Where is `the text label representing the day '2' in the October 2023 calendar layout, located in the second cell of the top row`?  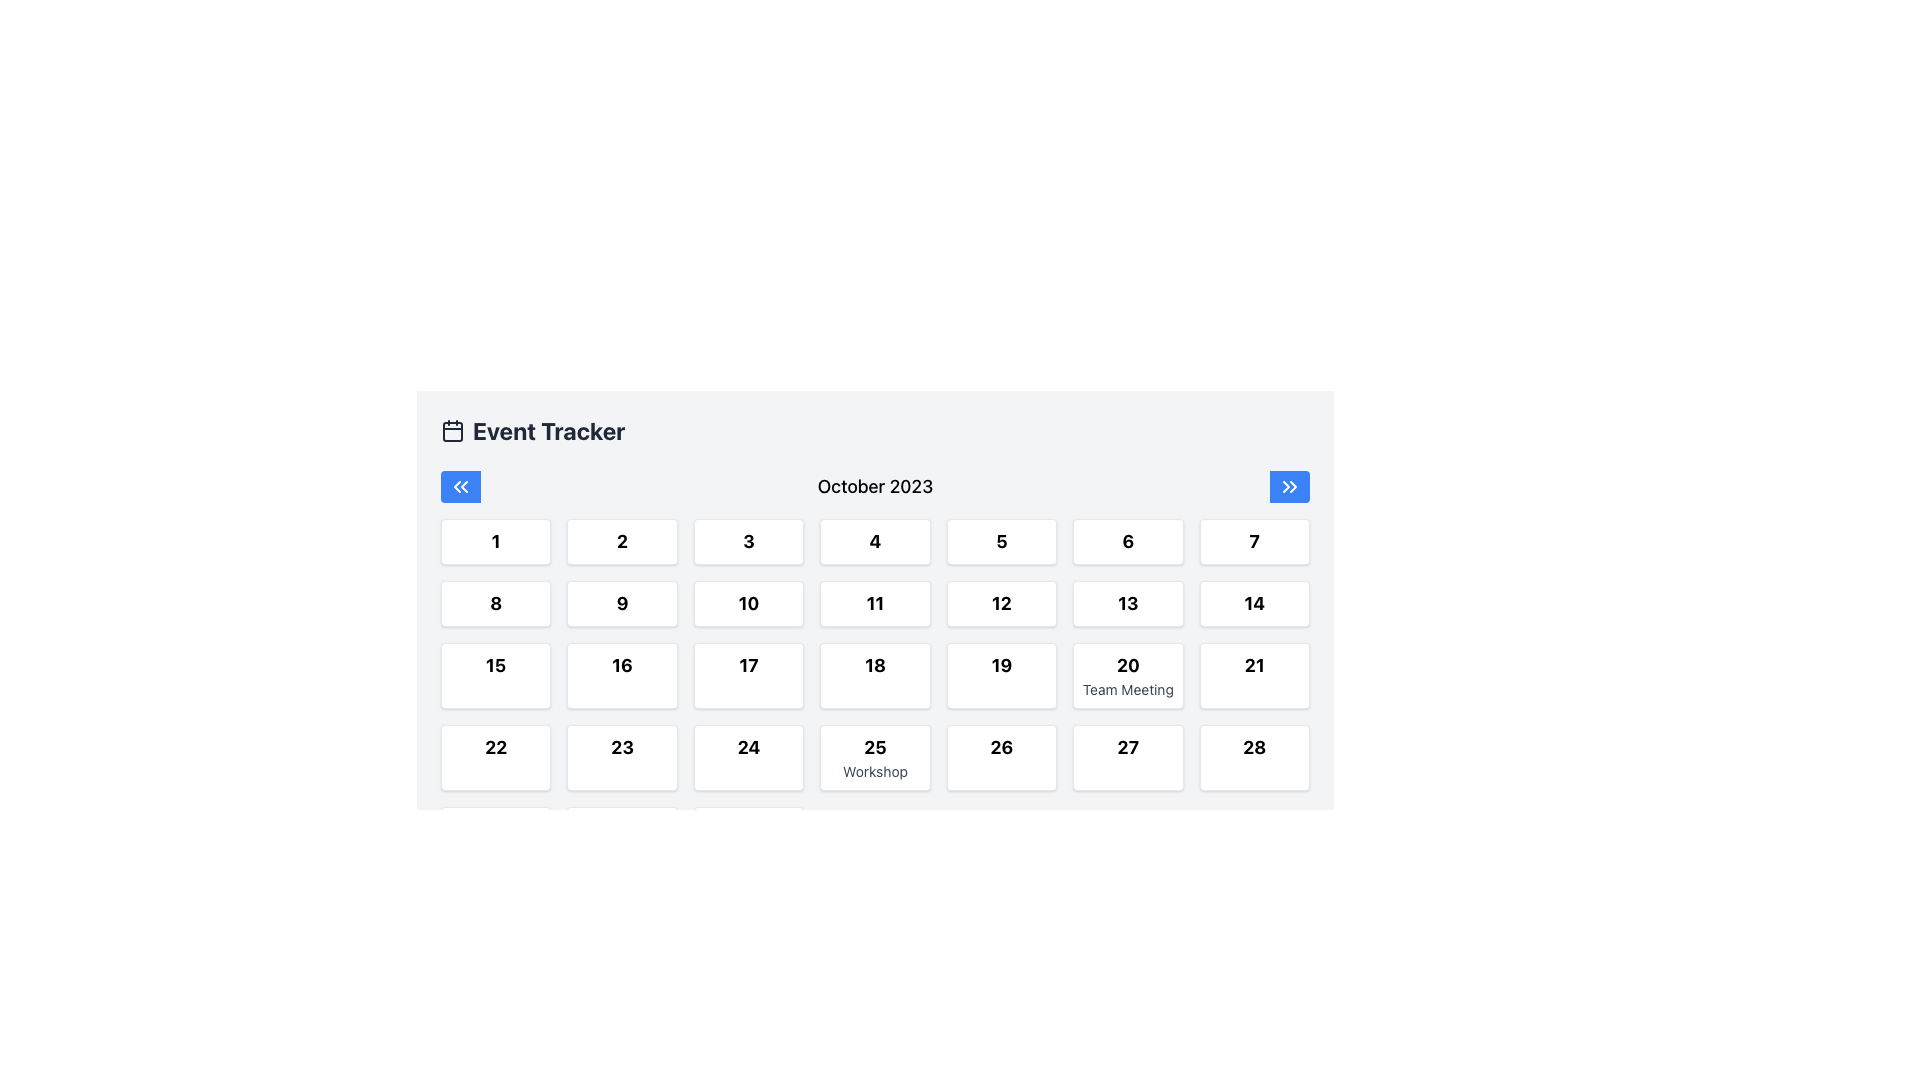
the text label representing the day '2' in the October 2023 calendar layout, located in the second cell of the top row is located at coordinates (621, 542).